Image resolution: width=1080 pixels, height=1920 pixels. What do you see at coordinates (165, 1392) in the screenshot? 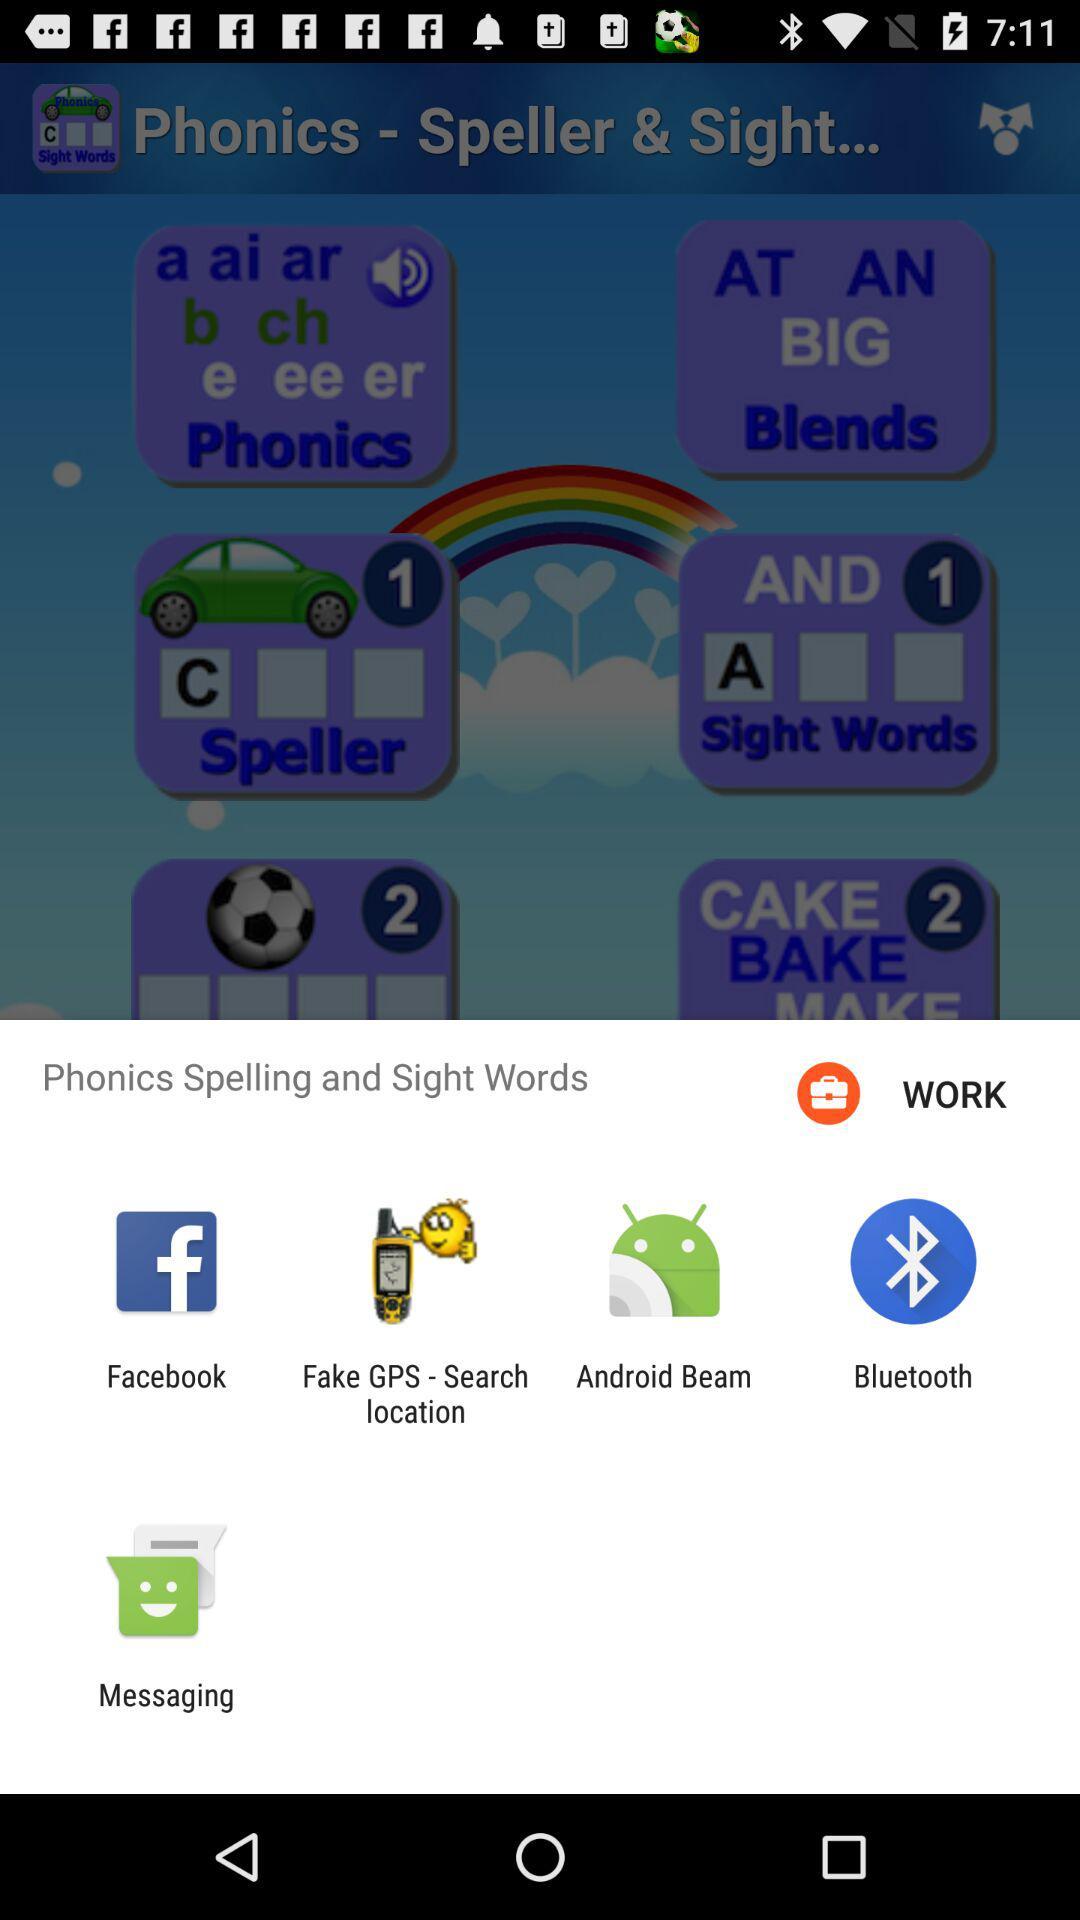
I see `the app next to fake gps search` at bounding box center [165, 1392].